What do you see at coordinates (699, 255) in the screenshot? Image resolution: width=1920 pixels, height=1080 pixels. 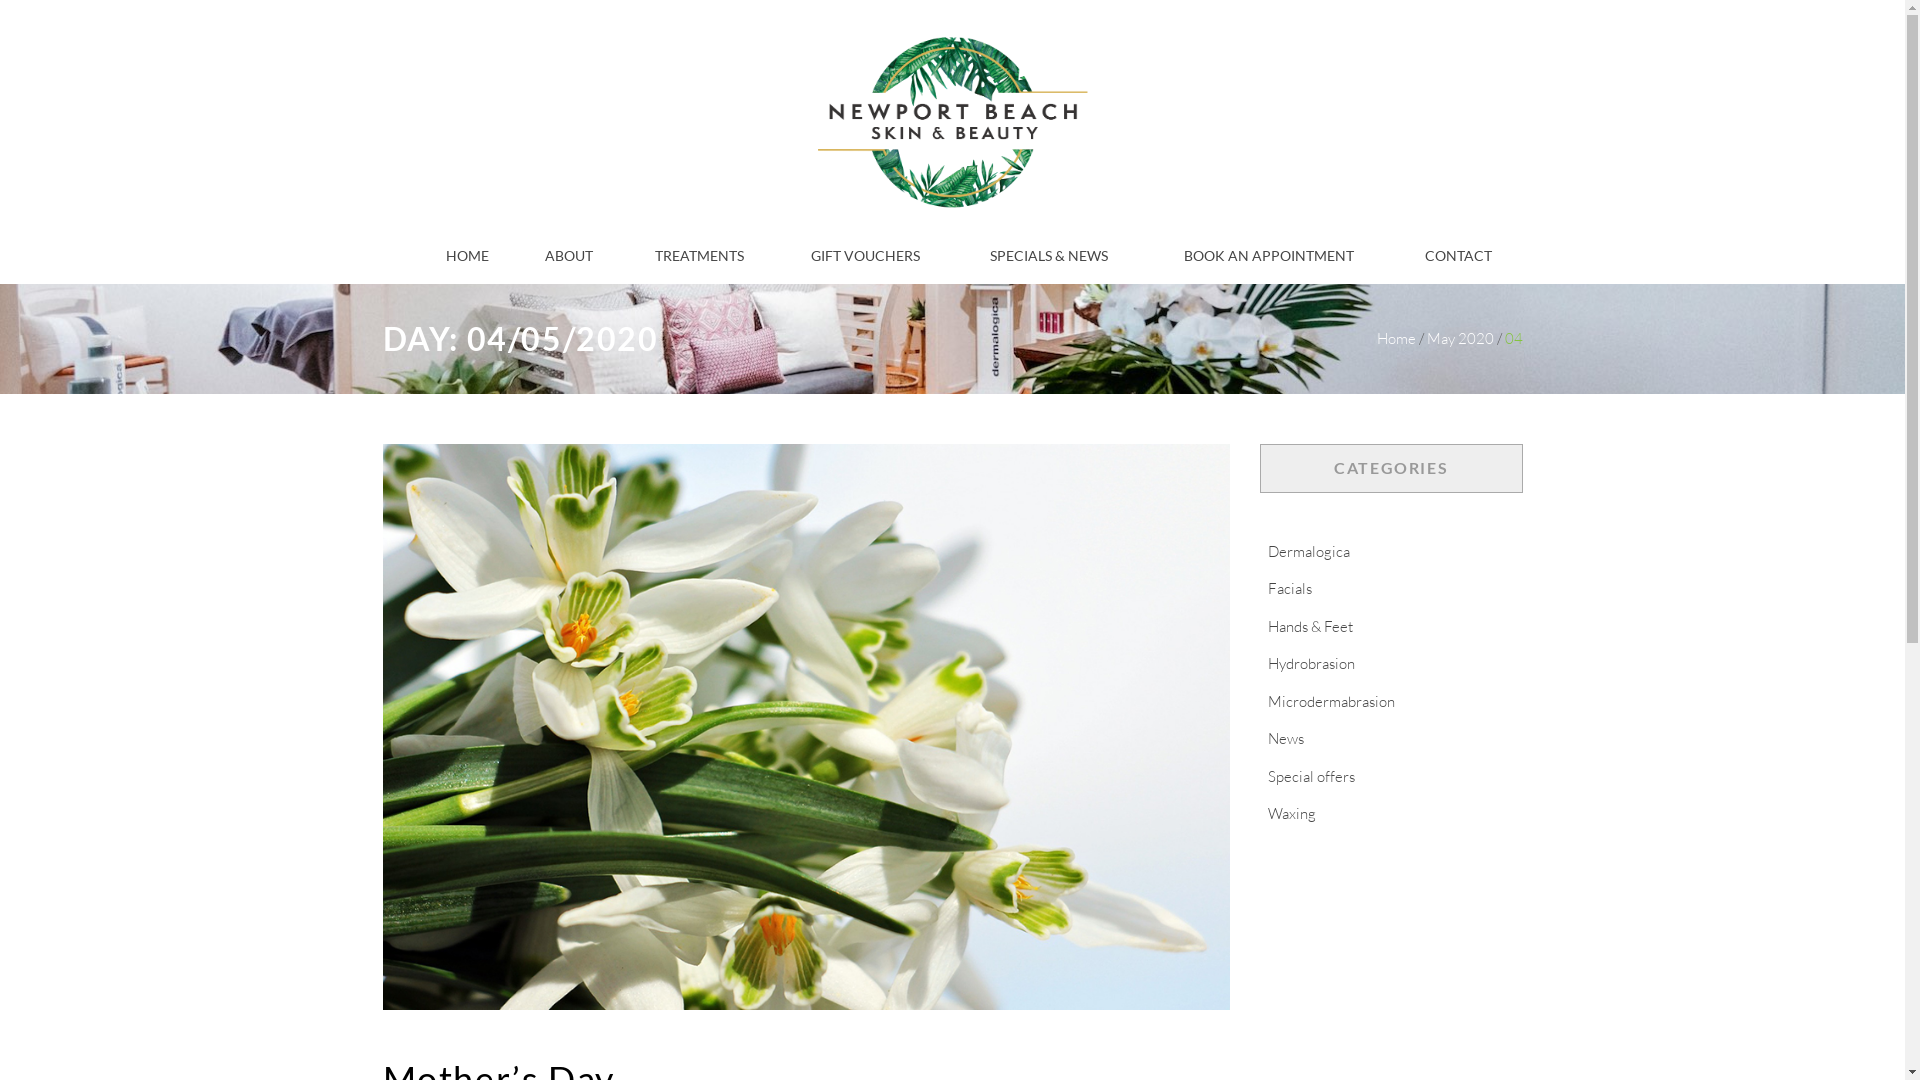 I see `'TREATMENTS'` at bounding box center [699, 255].